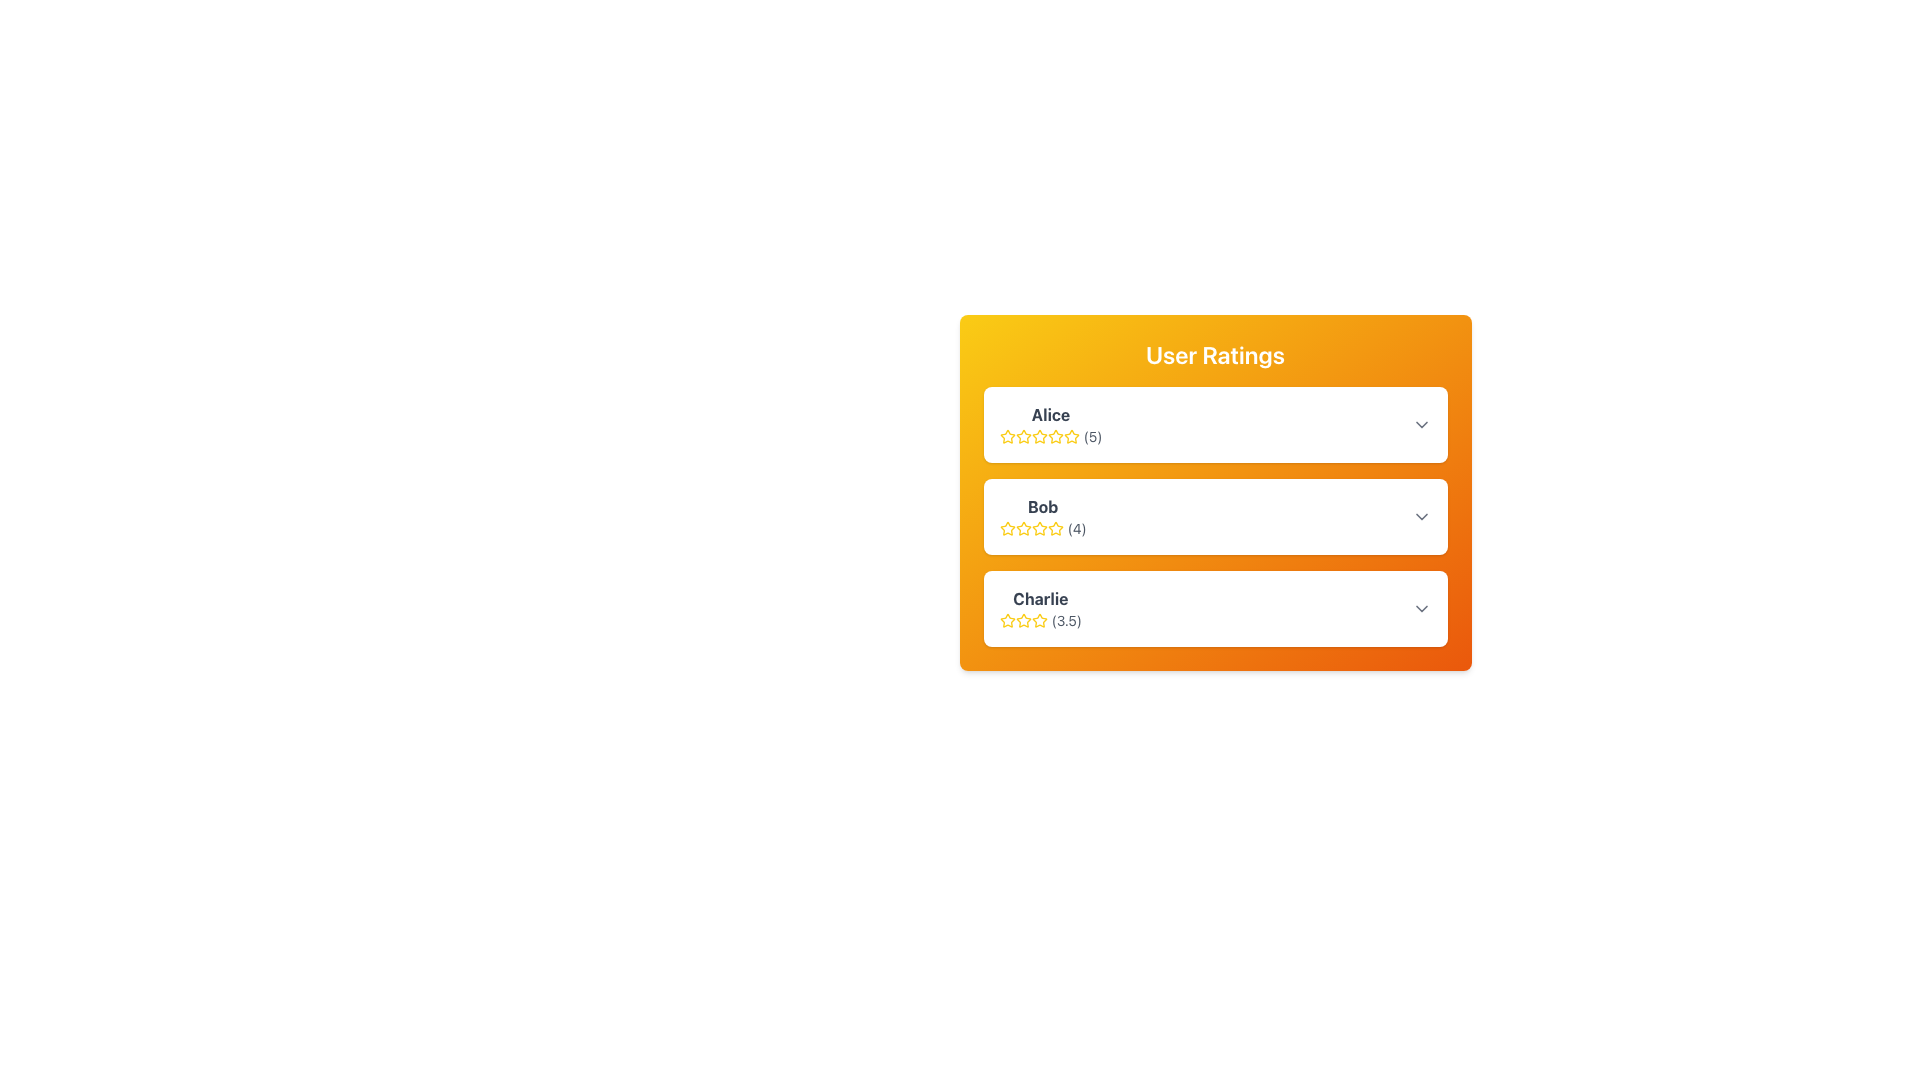  Describe the element at coordinates (1039, 620) in the screenshot. I see `the fourth star icon in the 'User Ratings' section for 'Charlie', which is a vibrant yellow star used for rating purposes` at that location.